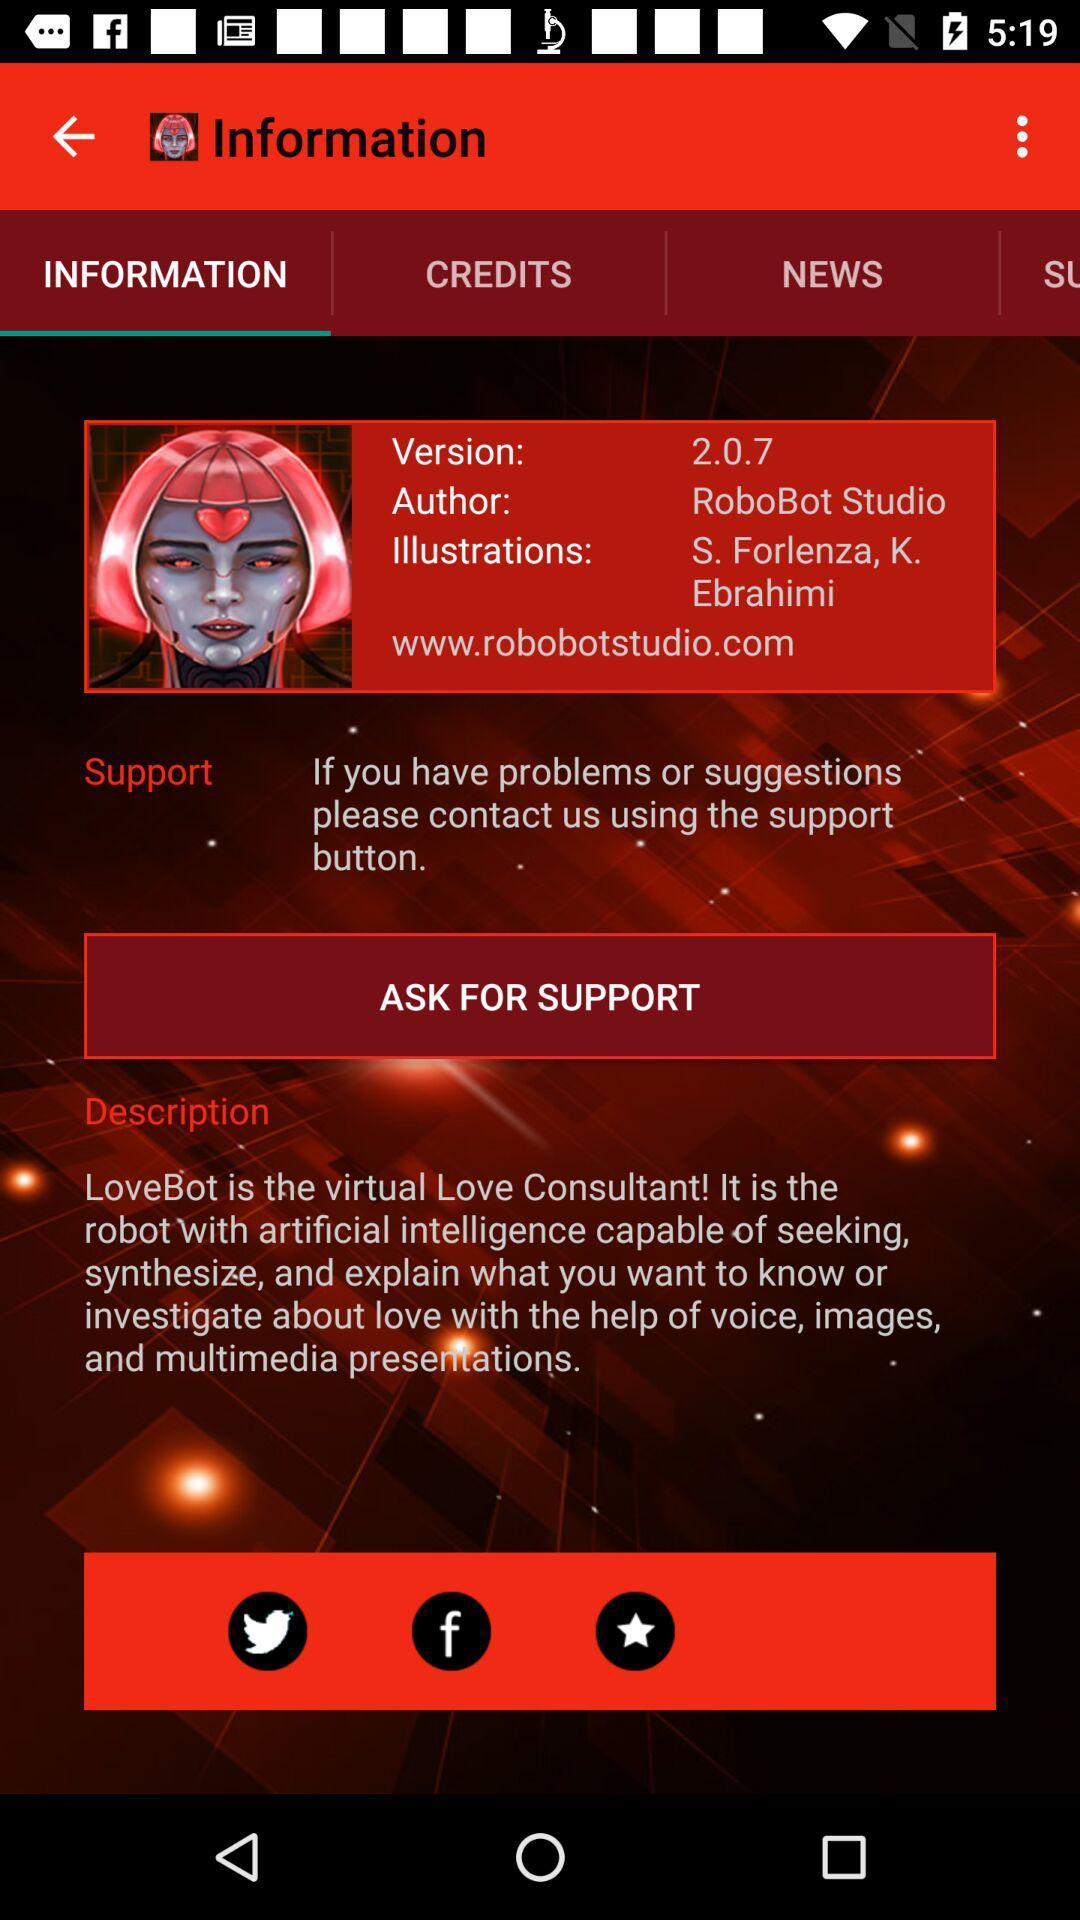 Image resolution: width=1080 pixels, height=1920 pixels. What do you see at coordinates (635, 1631) in the screenshot?
I see `the star icon` at bounding box center [635, 1631].